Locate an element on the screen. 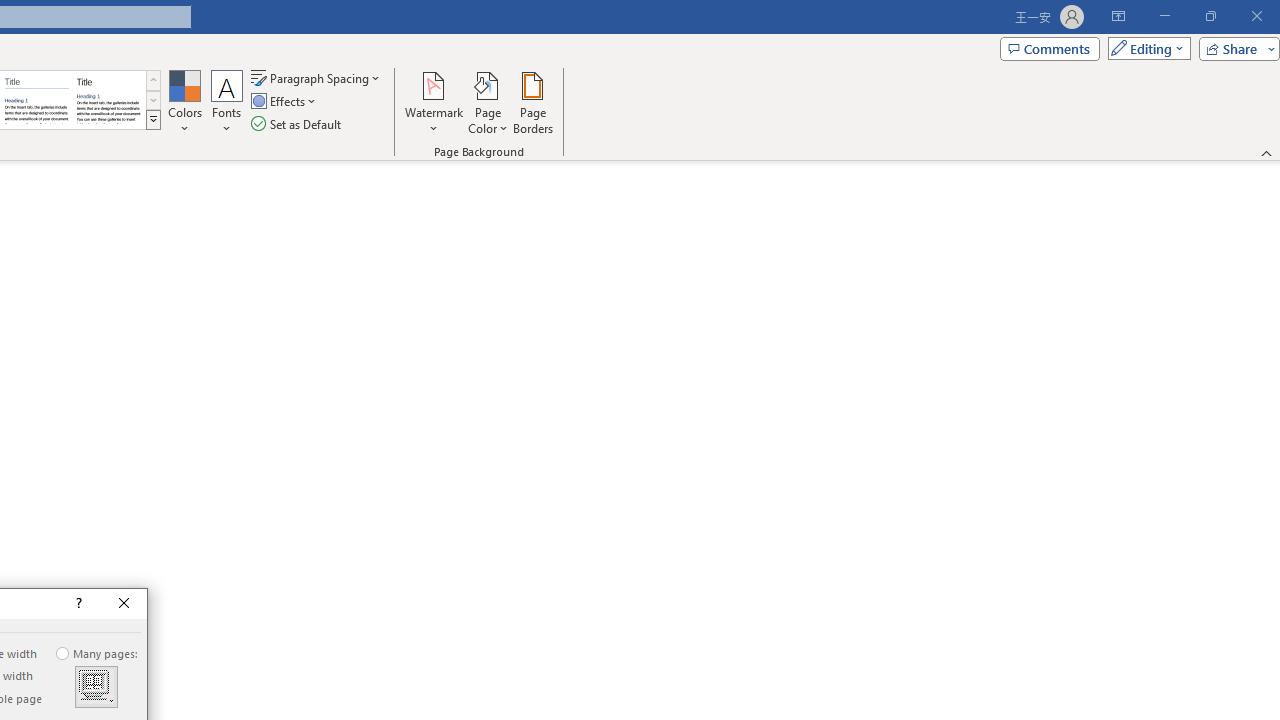 This screenshot has width=1280, height=720. 'Word 2010' is located at coordinates (37, 100).